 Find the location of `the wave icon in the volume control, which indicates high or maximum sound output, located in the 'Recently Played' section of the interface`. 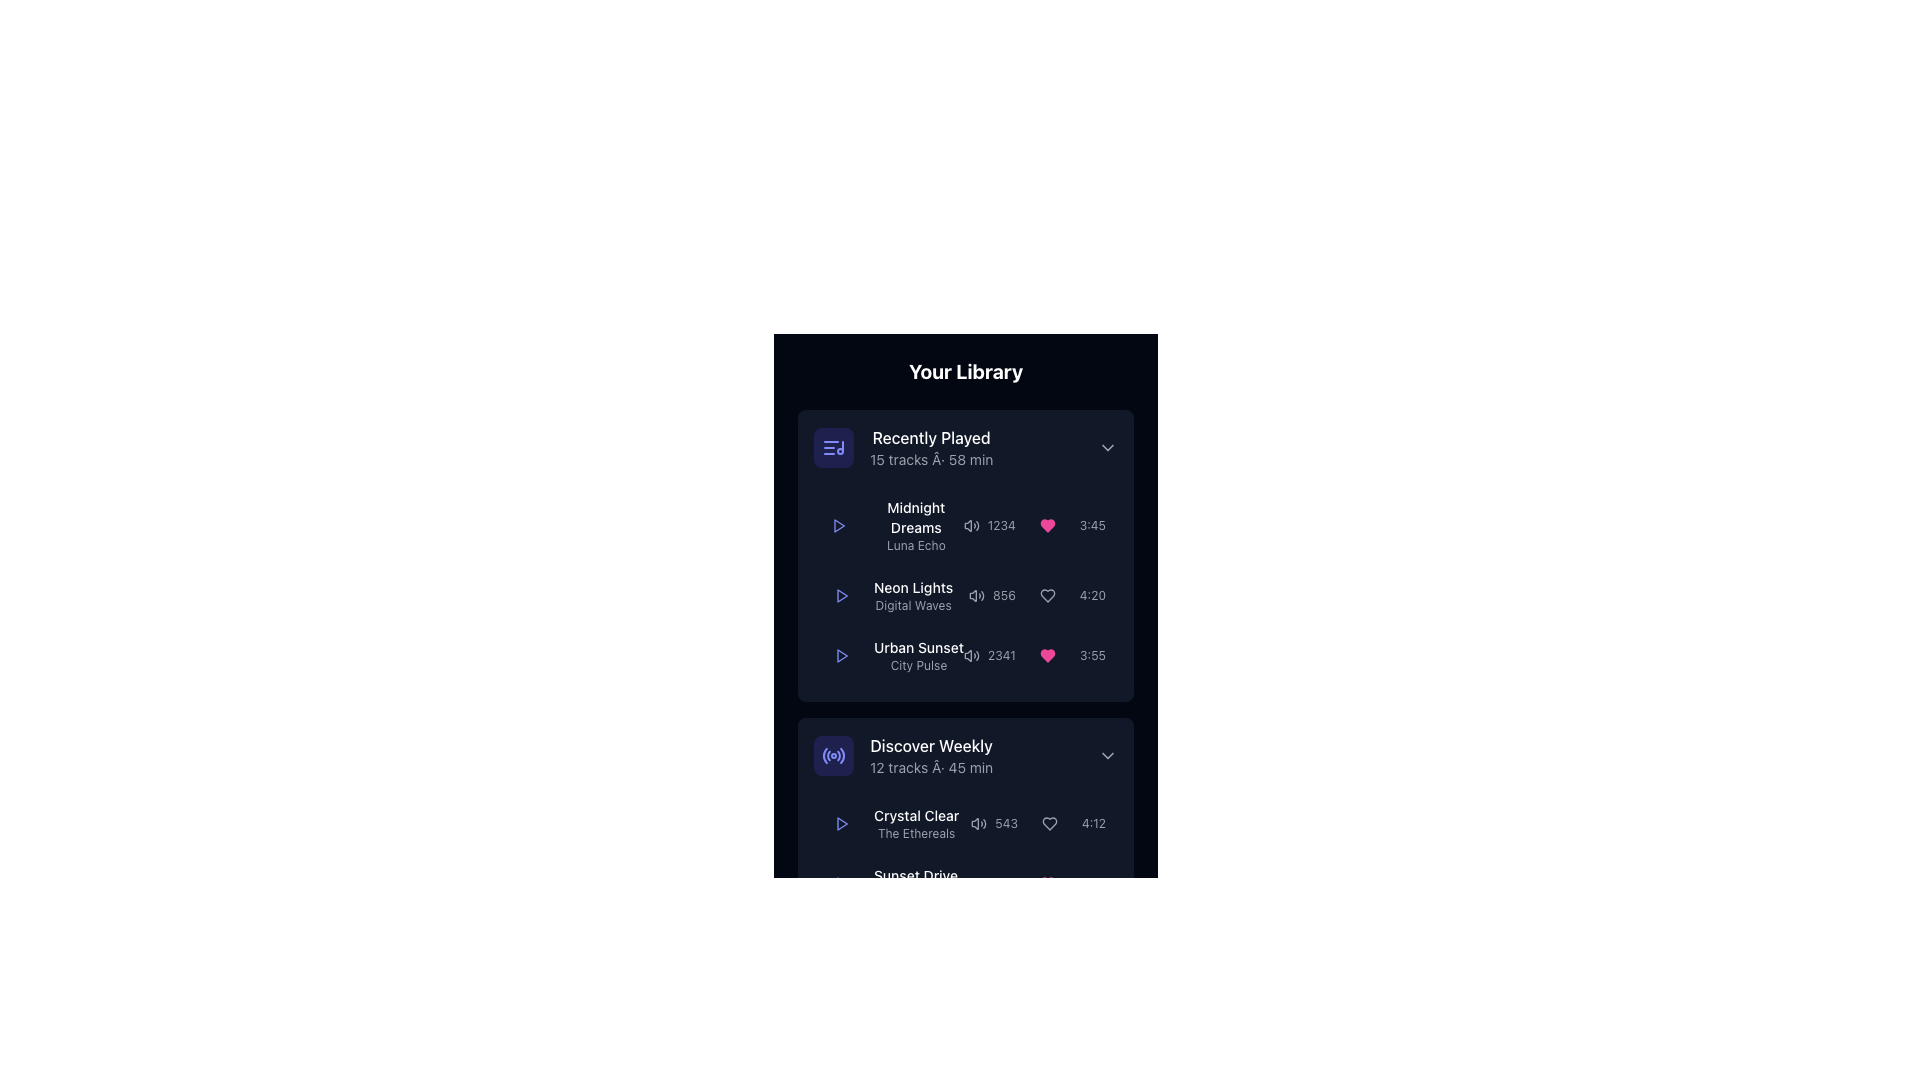

the wave icon in the volume control, which indicates high or maximum sound output, located in the 'Recently Played' section of the interface is located at coordinates (977, 655).